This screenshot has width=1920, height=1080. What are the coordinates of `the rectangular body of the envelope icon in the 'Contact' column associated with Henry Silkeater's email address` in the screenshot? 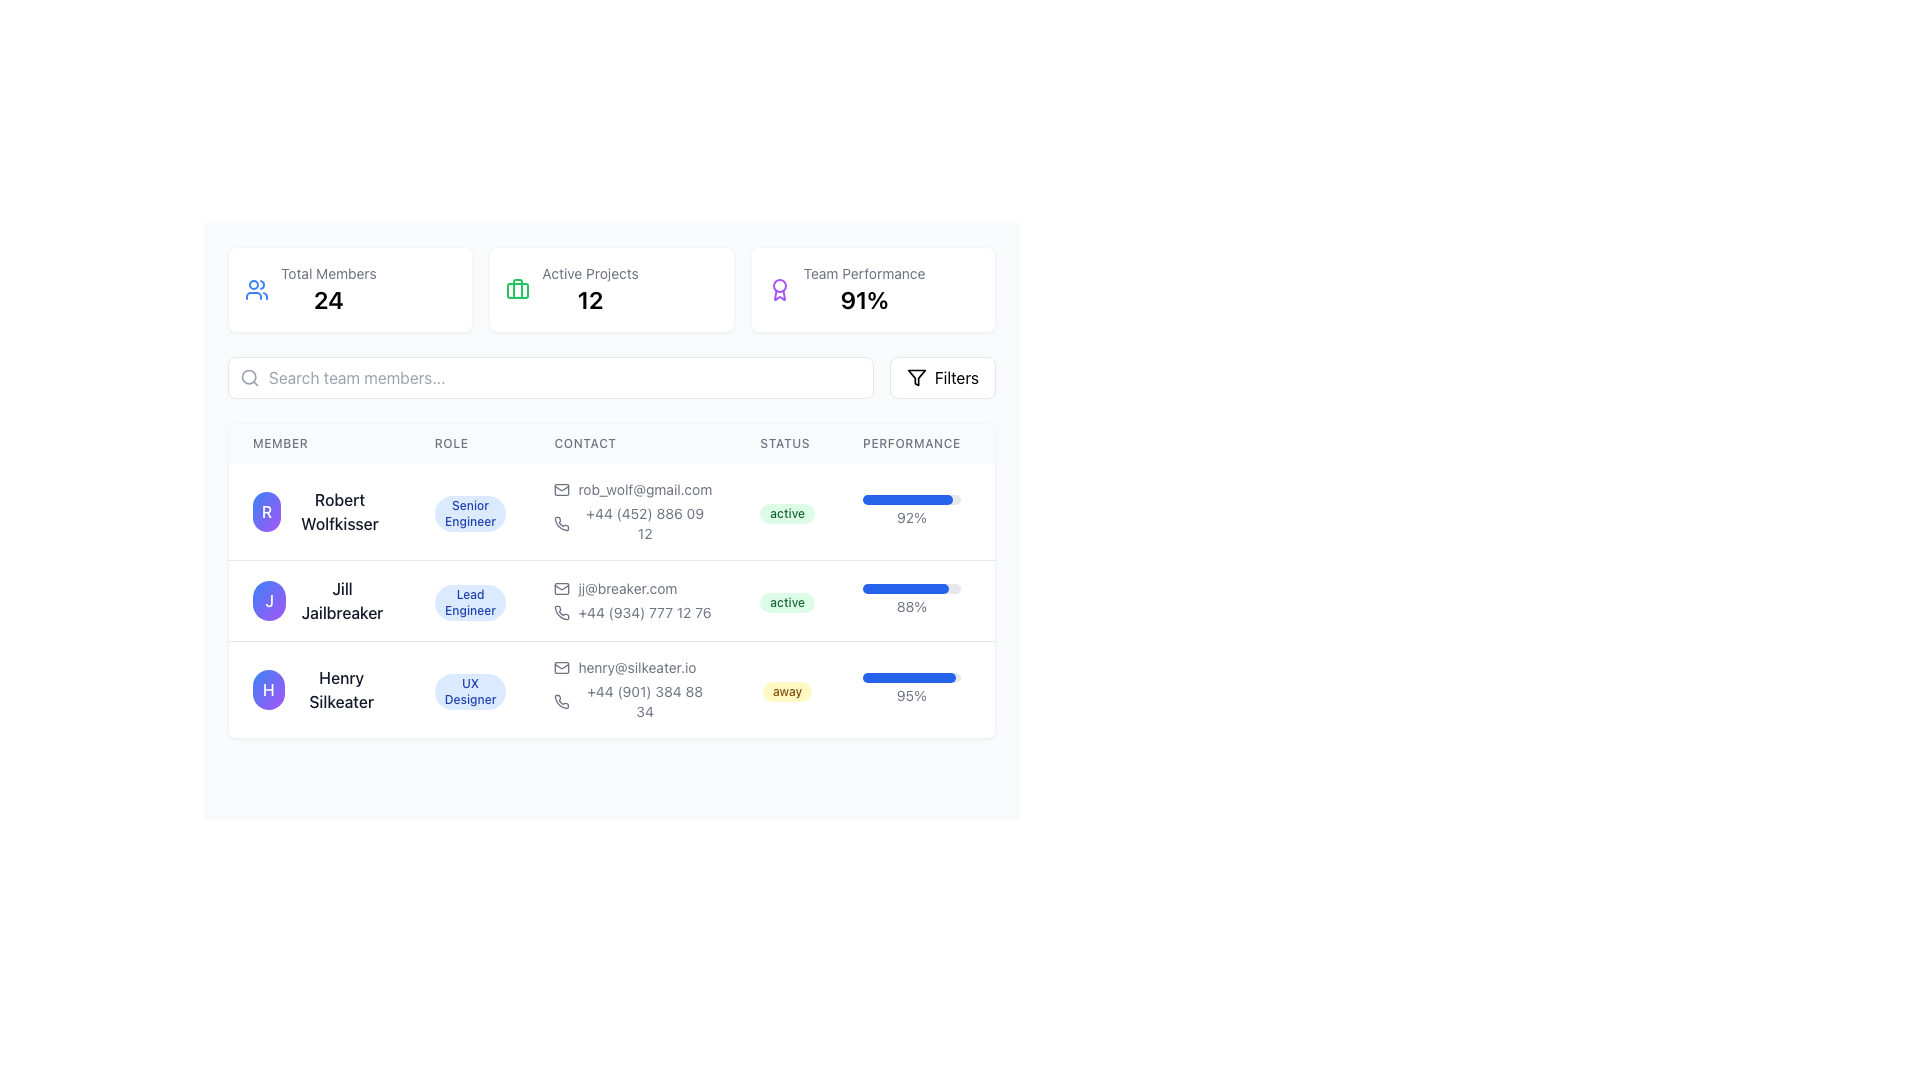 It's located at (561, 667).